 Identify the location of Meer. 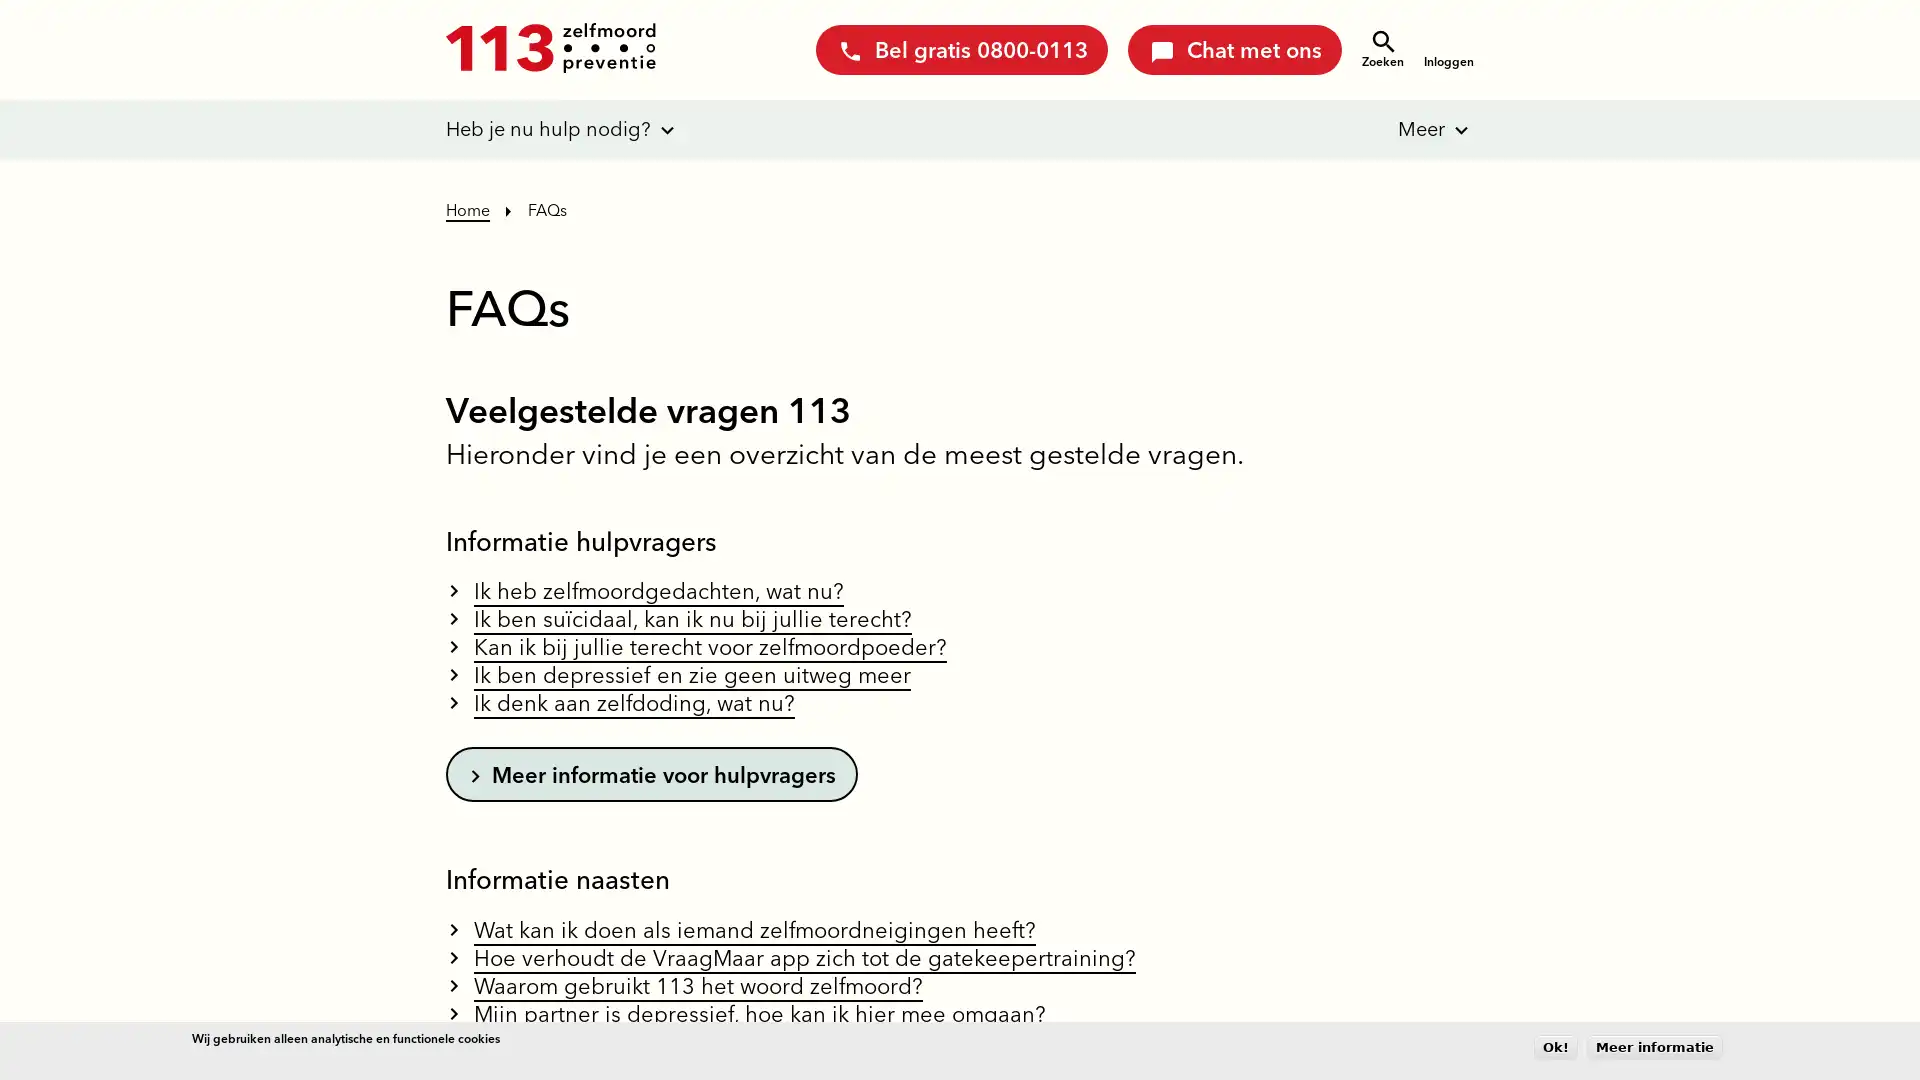
(1406, 130).